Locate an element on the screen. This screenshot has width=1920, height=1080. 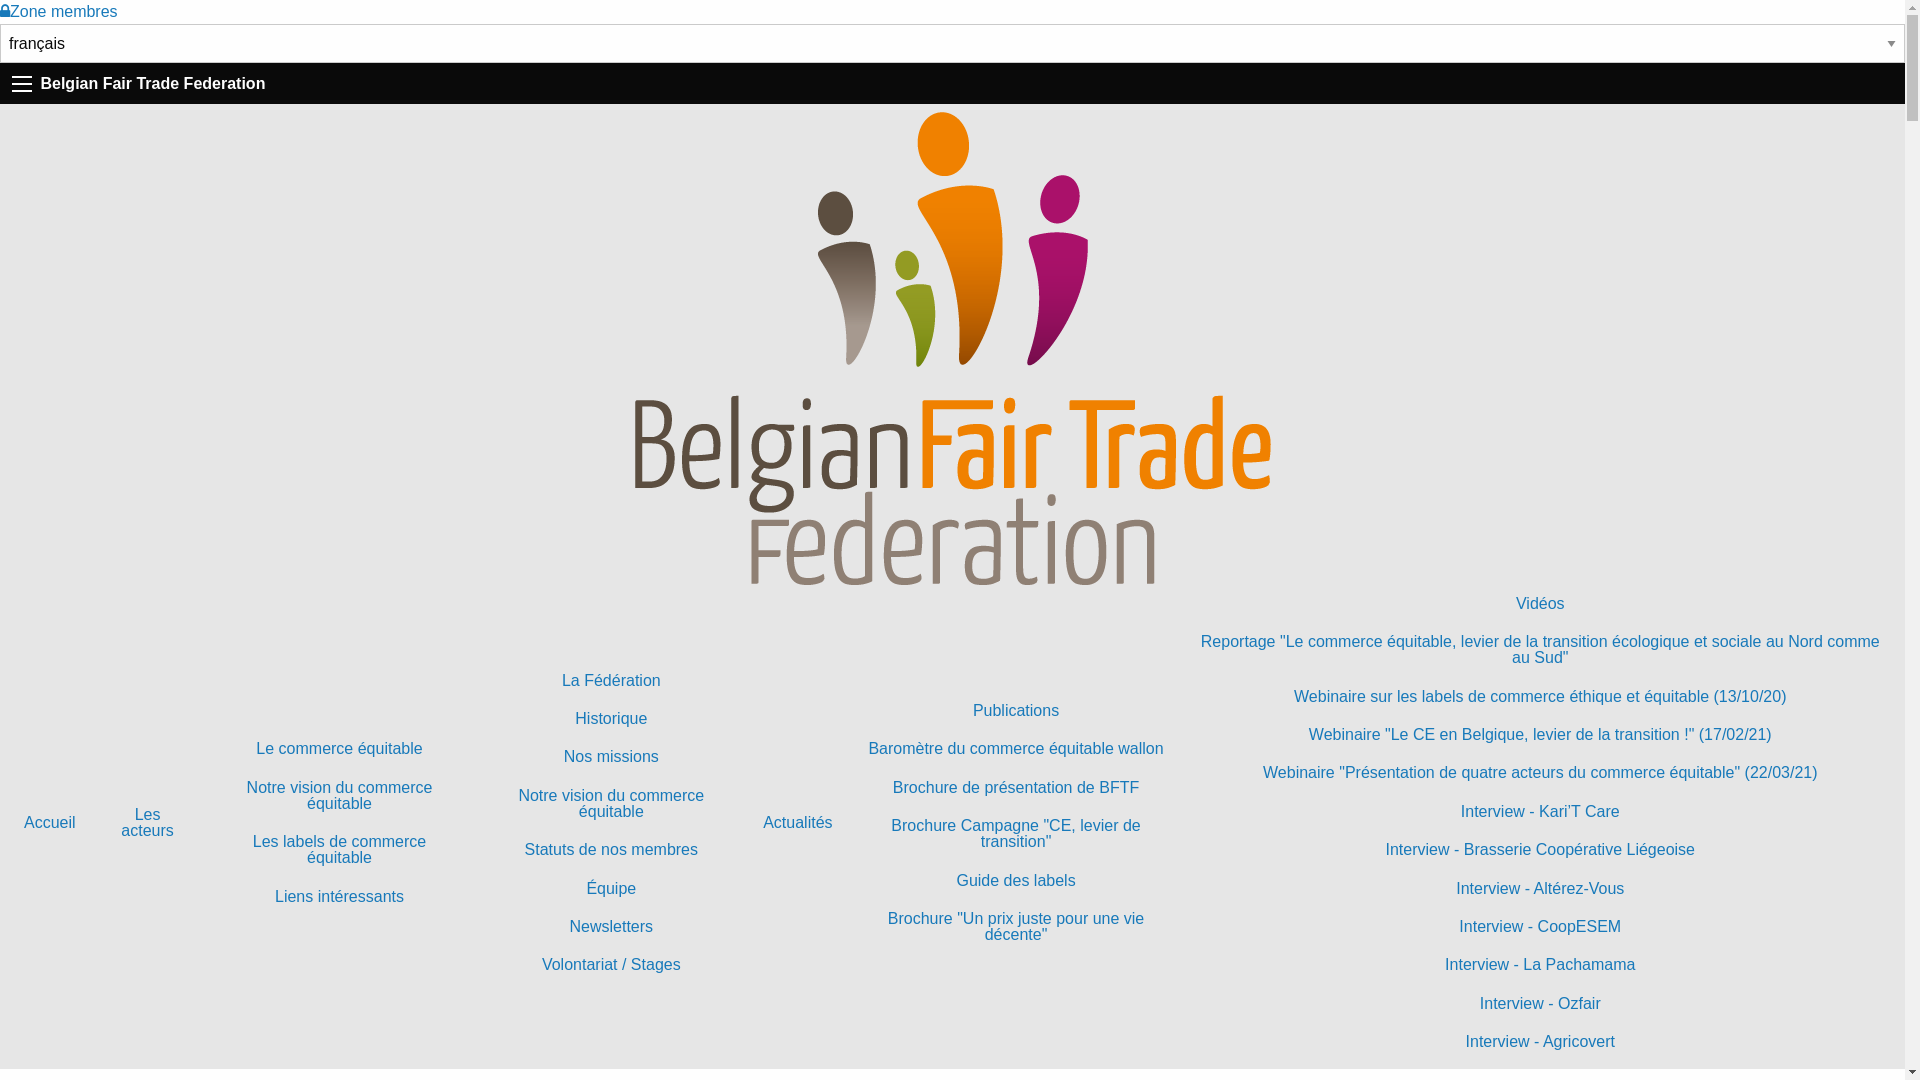
'Statuts de nos membres' is located at coordinates (609, 849).